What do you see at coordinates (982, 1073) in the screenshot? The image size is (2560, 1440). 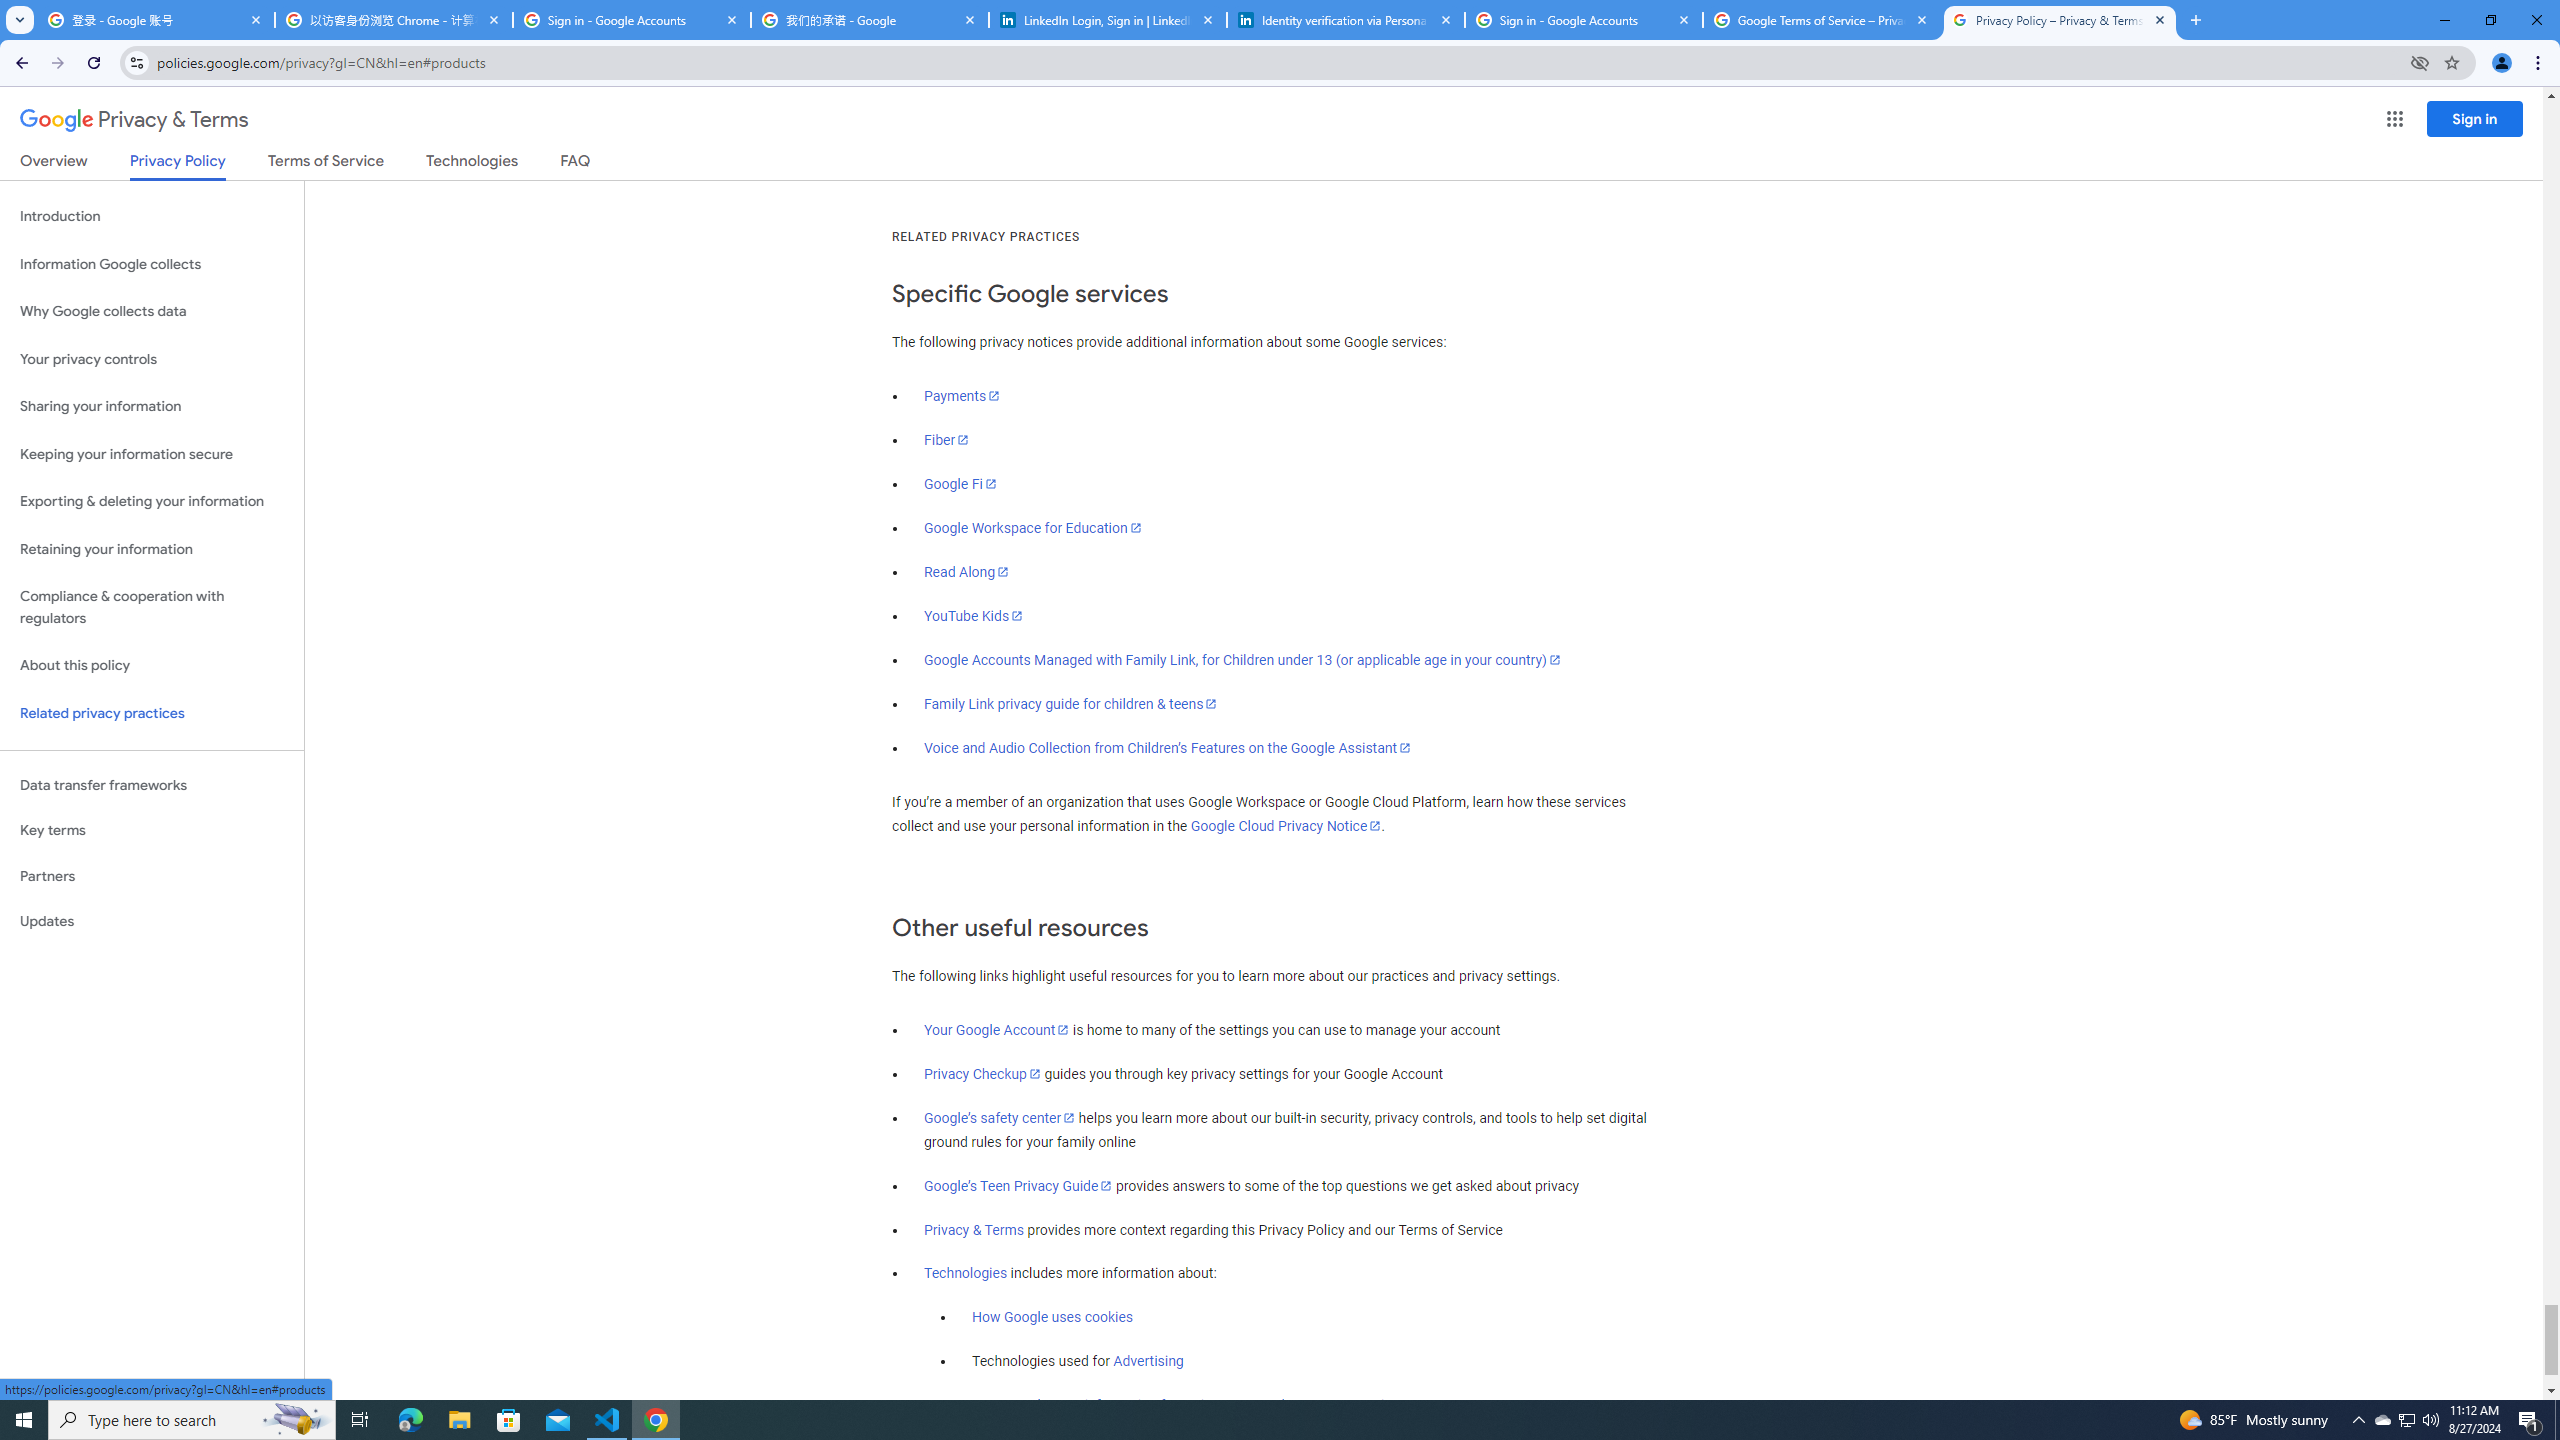 I see `'Privacy Checkup'` at bounding box center [982, 1073].